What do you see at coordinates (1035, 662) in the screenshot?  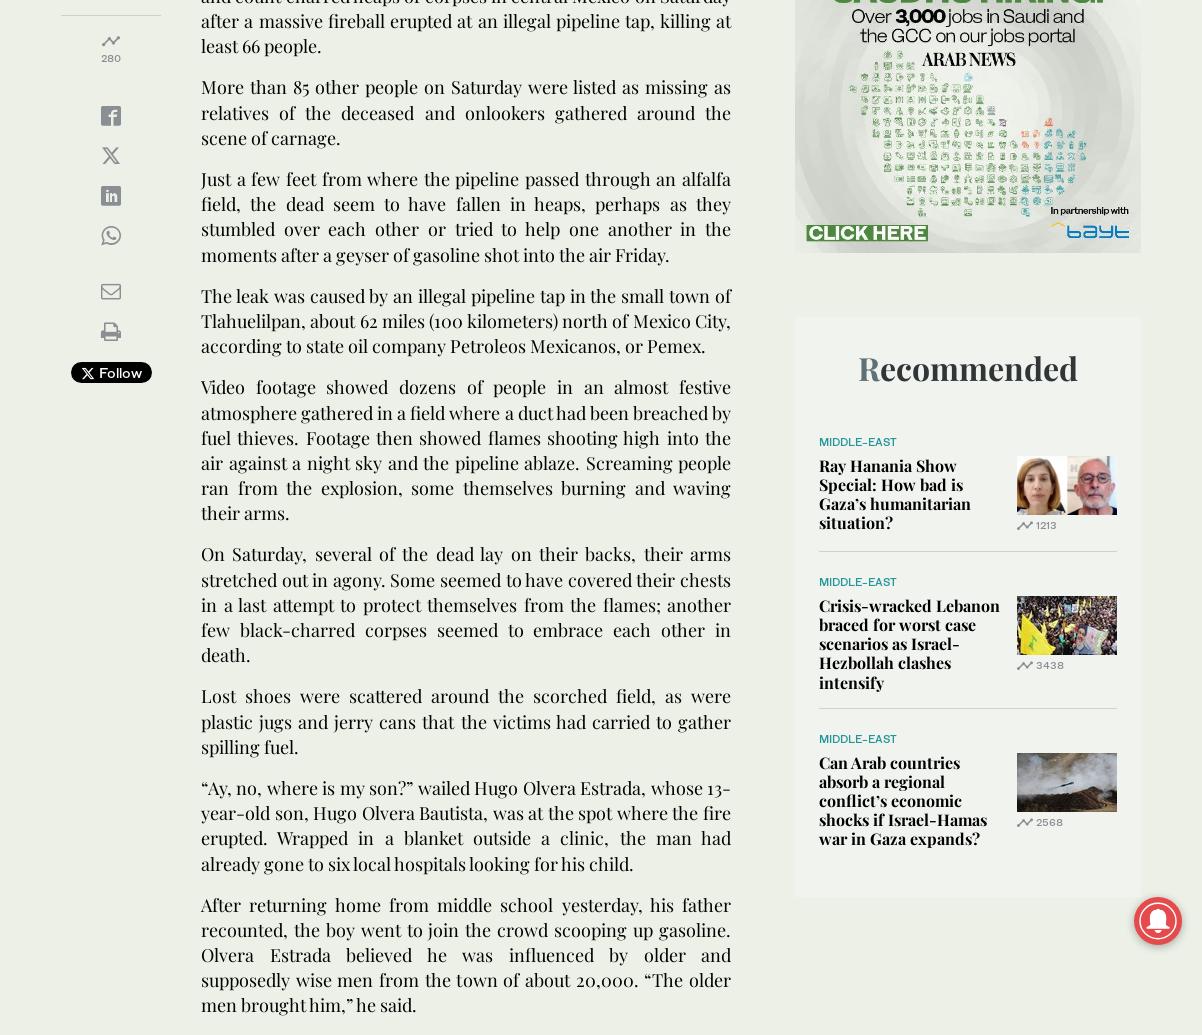 I see `'3438'` at bounding box center [1035, 662].